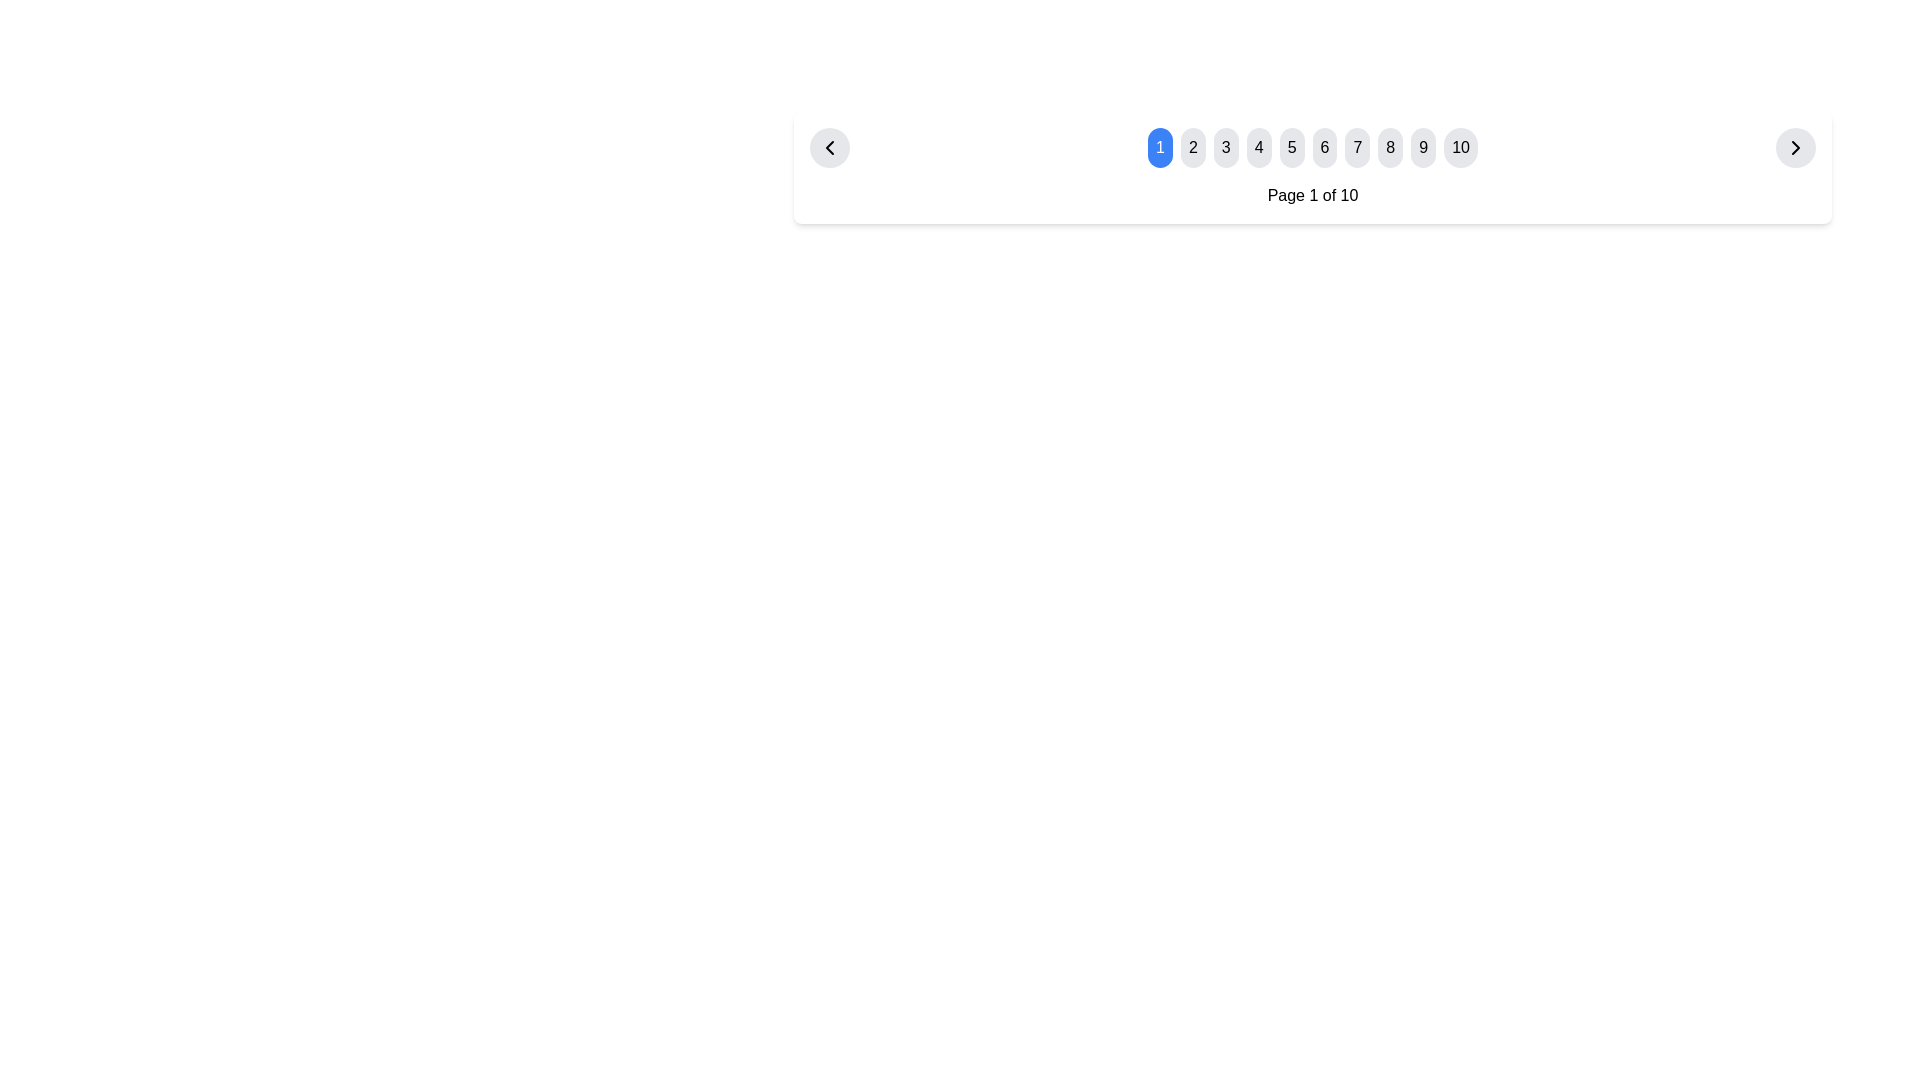 Image resolution: width=1920 pixels, height=1080 pixels. Describe the element at coordinates (1389, 146) in the screenshot. I see `the pagination button labeled '8'` at that location.